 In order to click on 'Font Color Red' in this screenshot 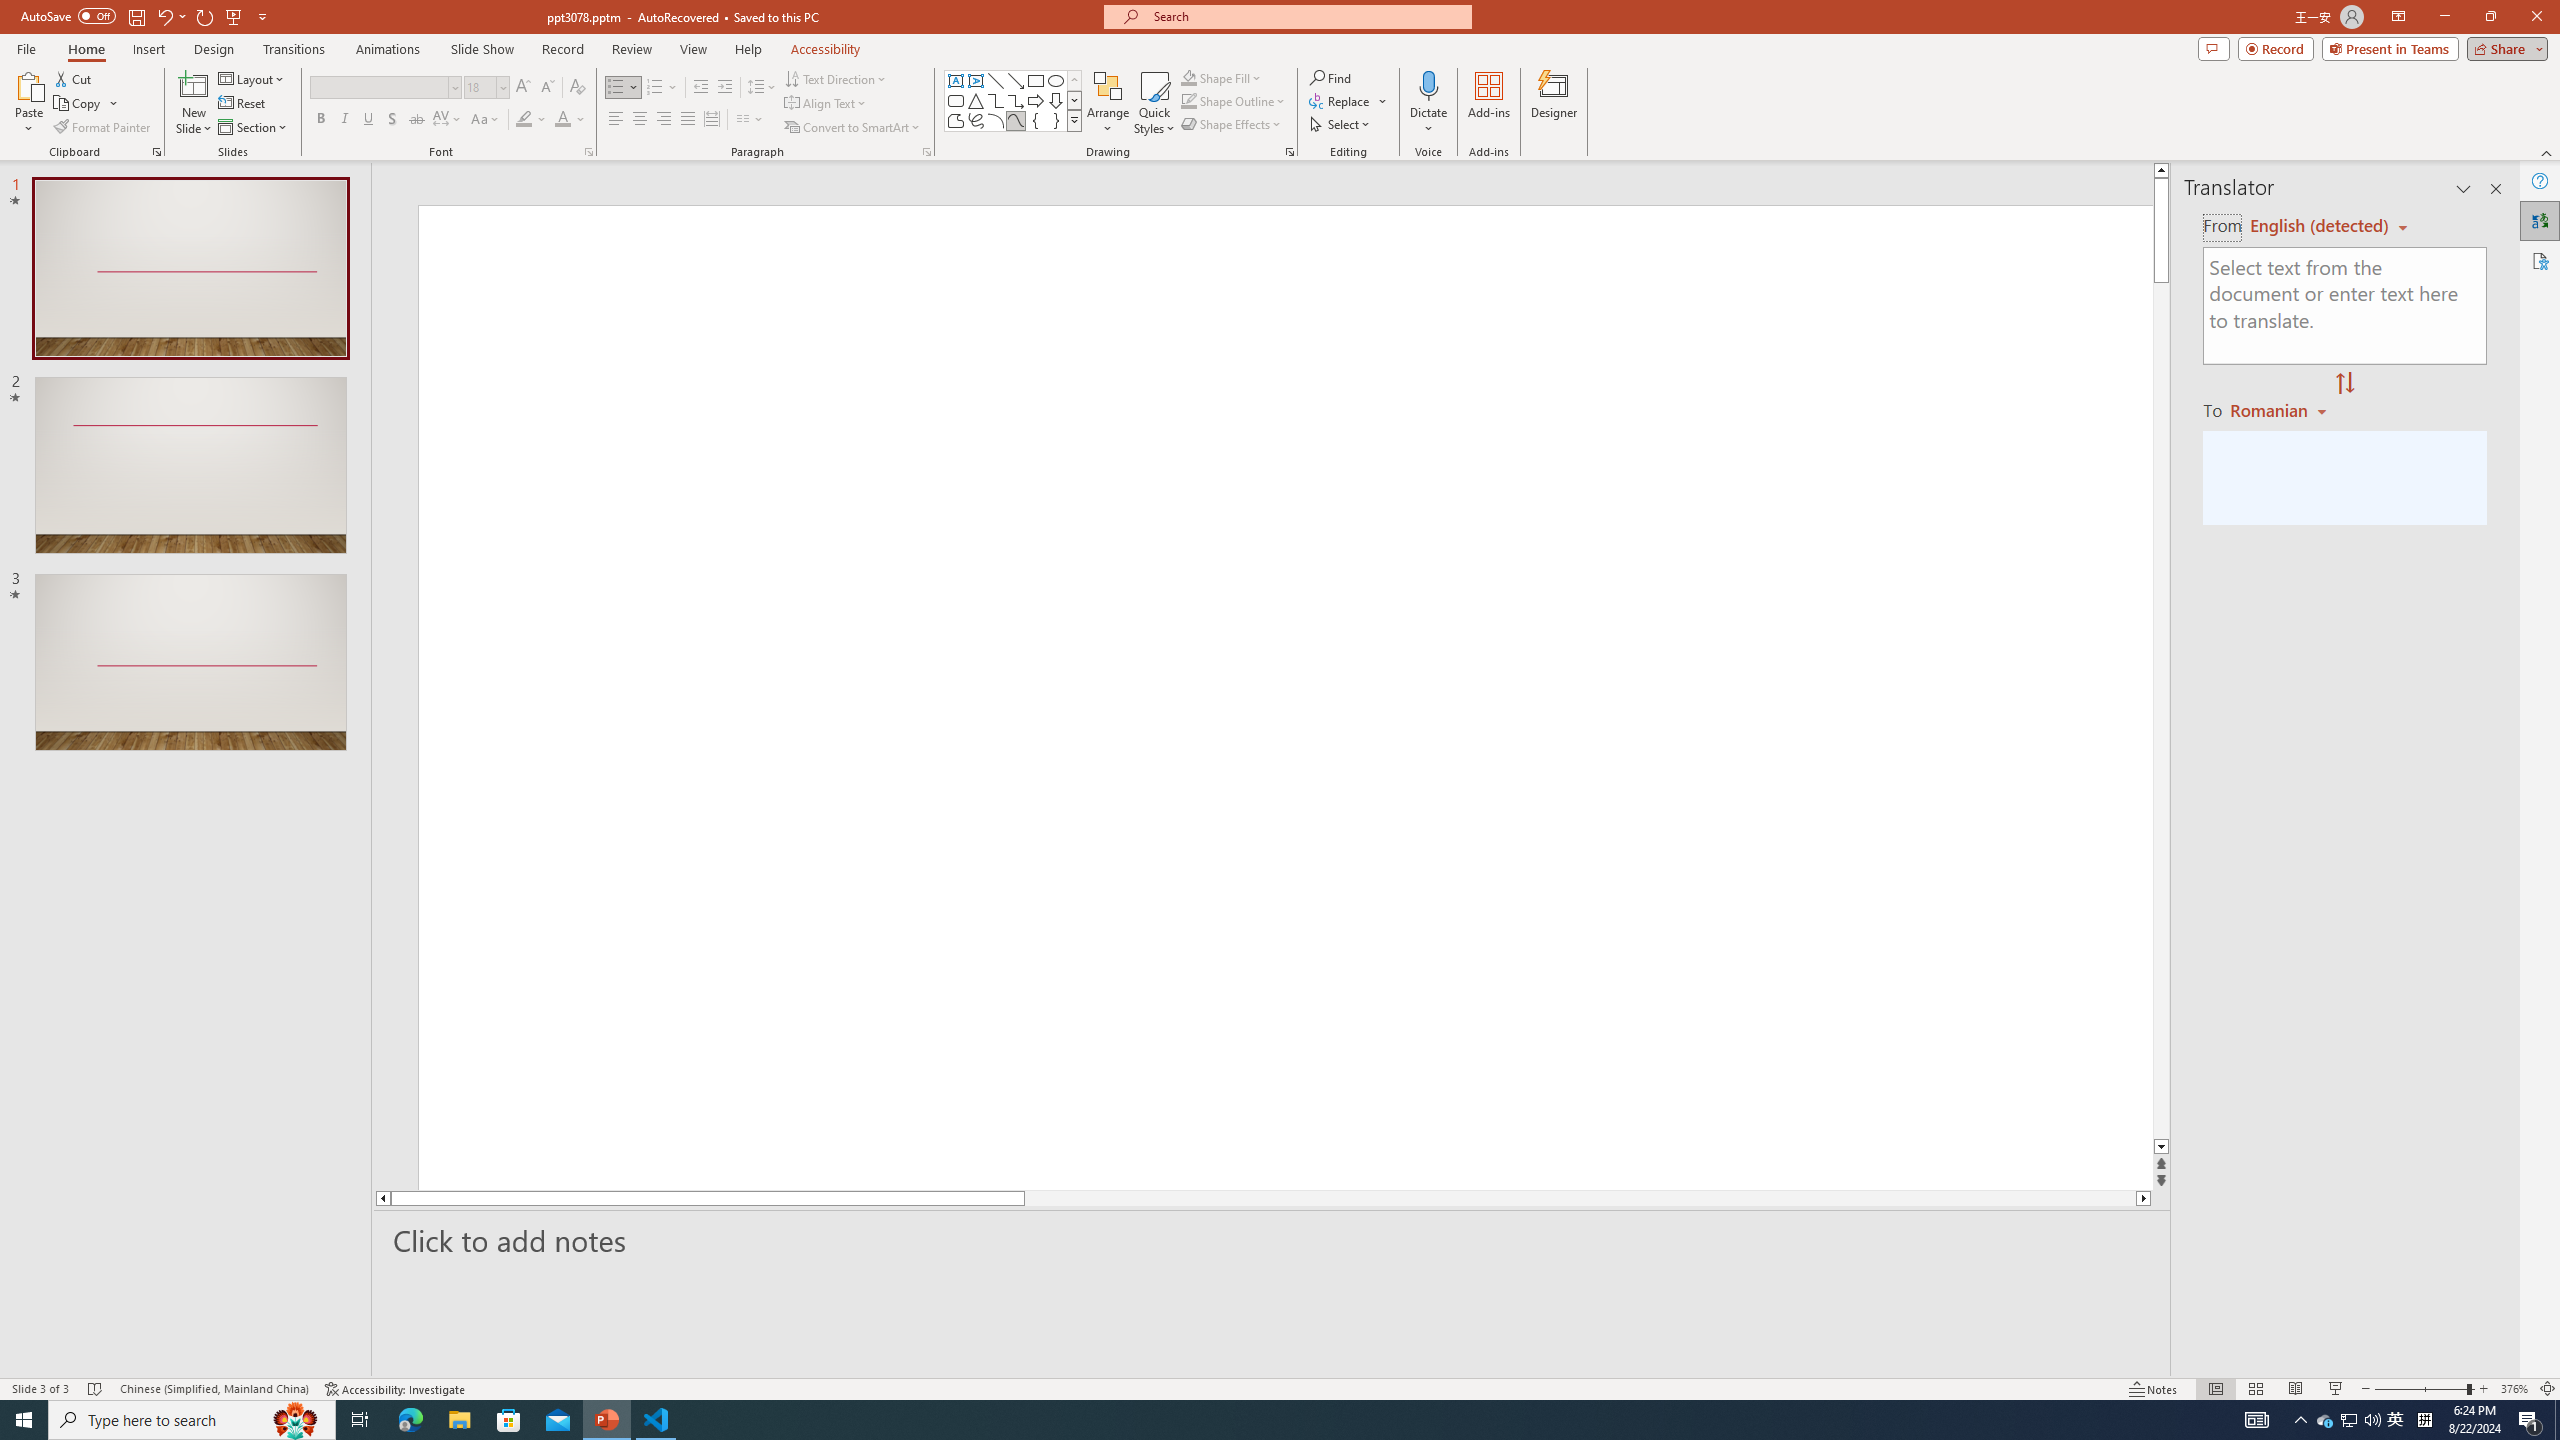, I will do `click(562, 118)`.